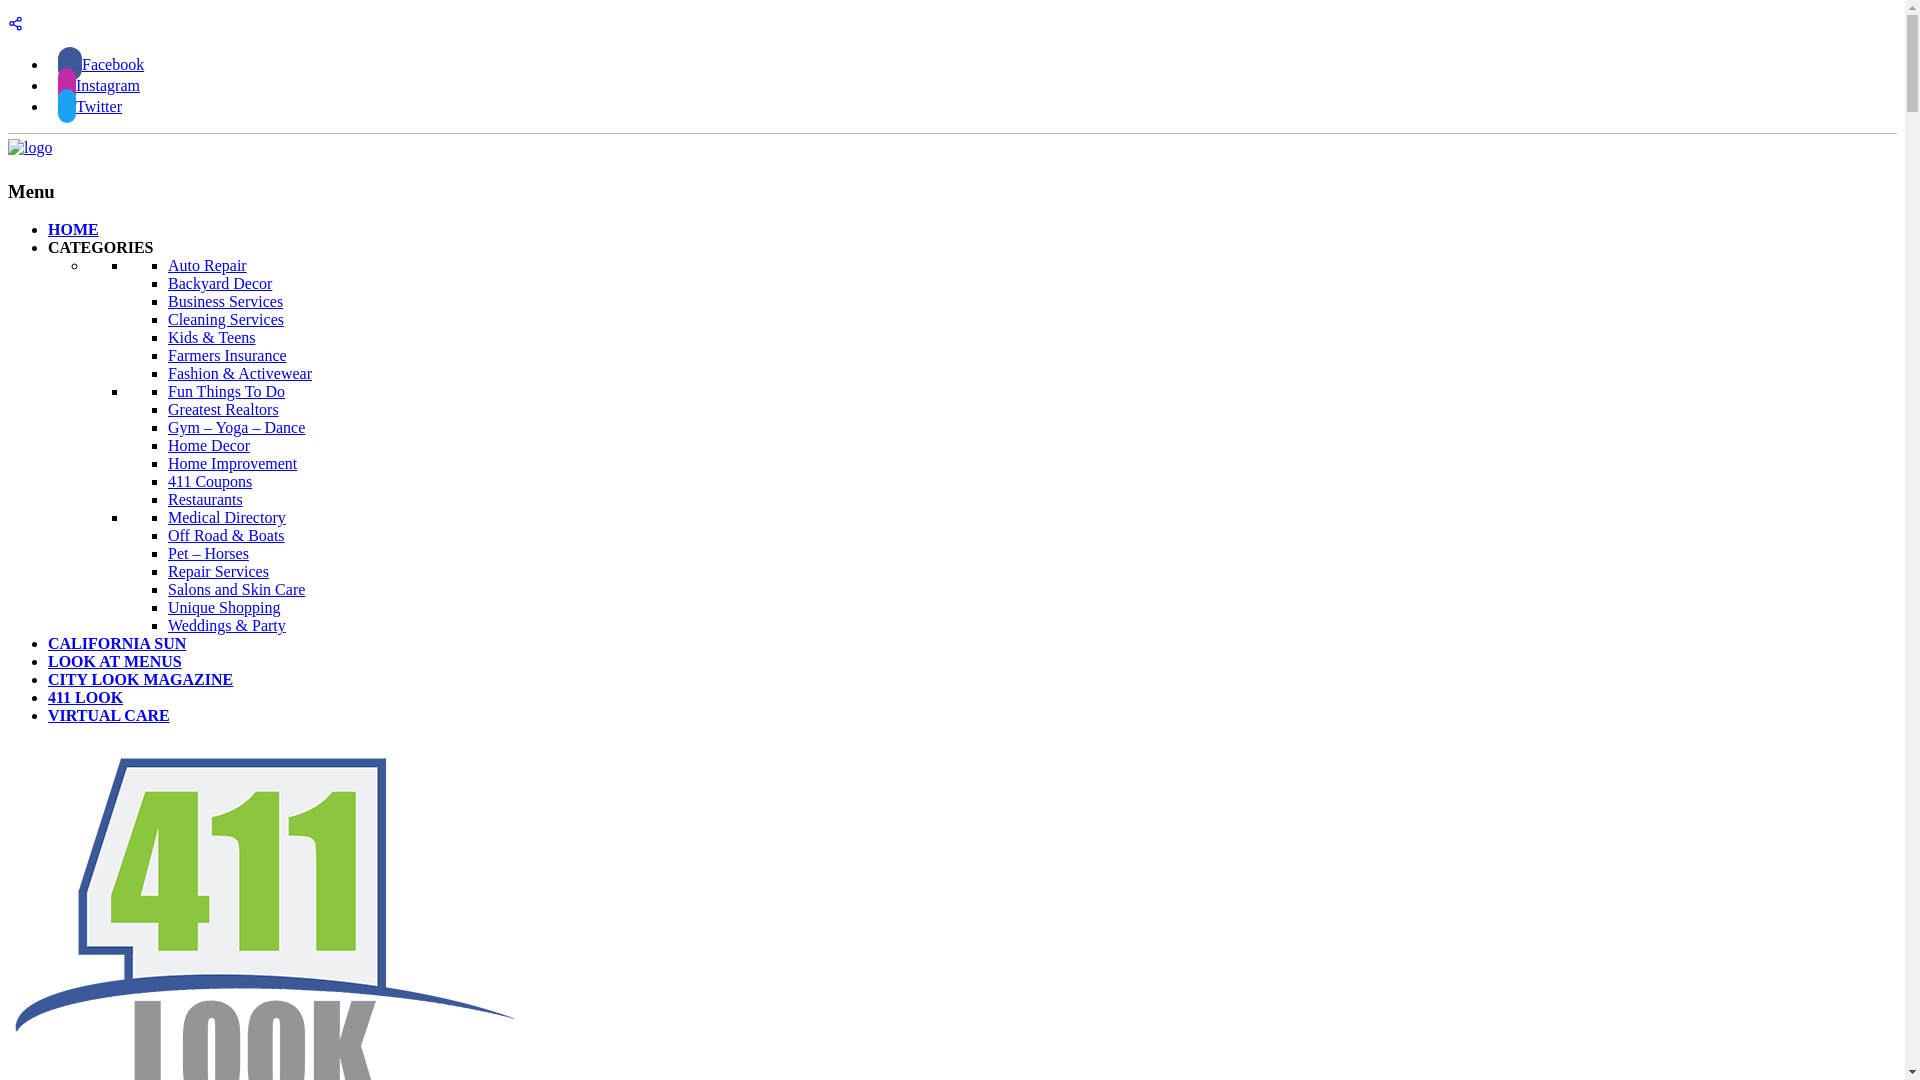 The height and width of the screenshot is (1080, 1920). I want to click on 'Fun Things To Do', so click(168, 391).